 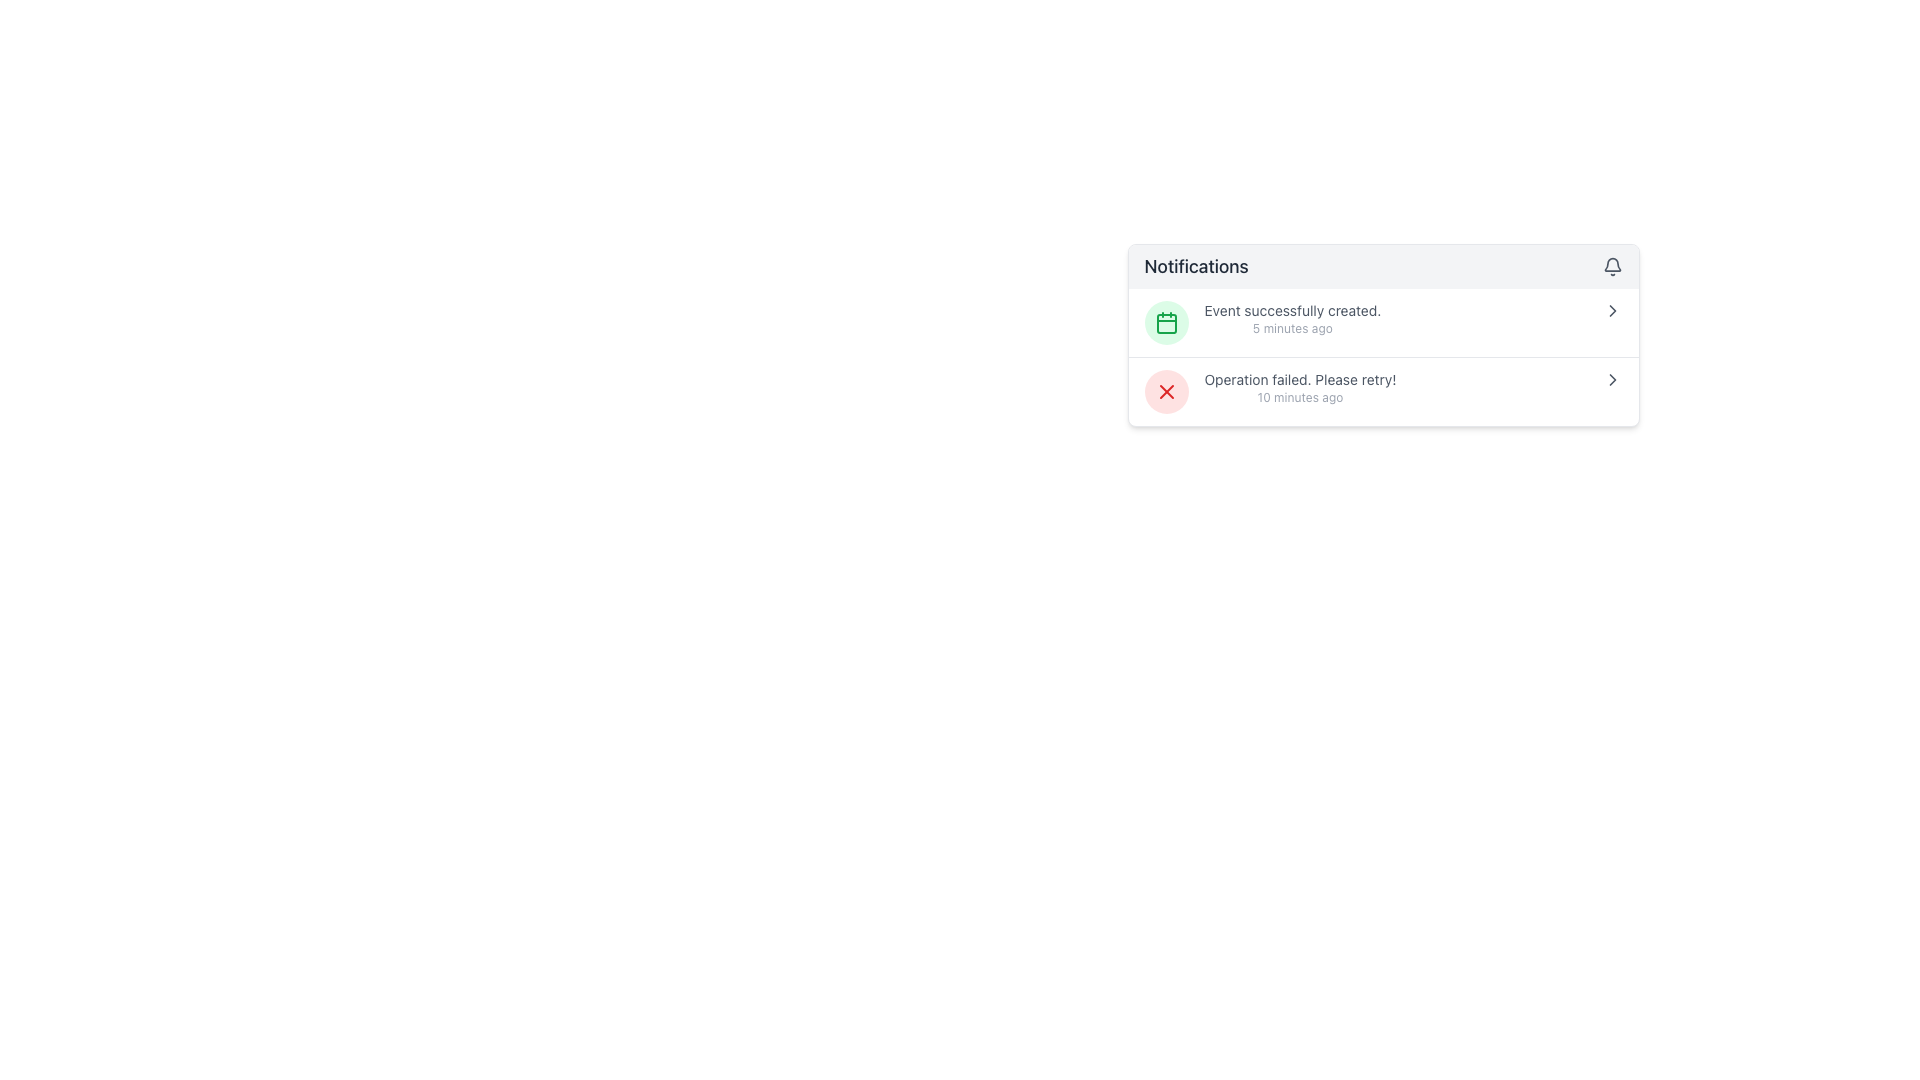 I want to click on the notification message indicating a failed operation, so click(x=1382, y=391).